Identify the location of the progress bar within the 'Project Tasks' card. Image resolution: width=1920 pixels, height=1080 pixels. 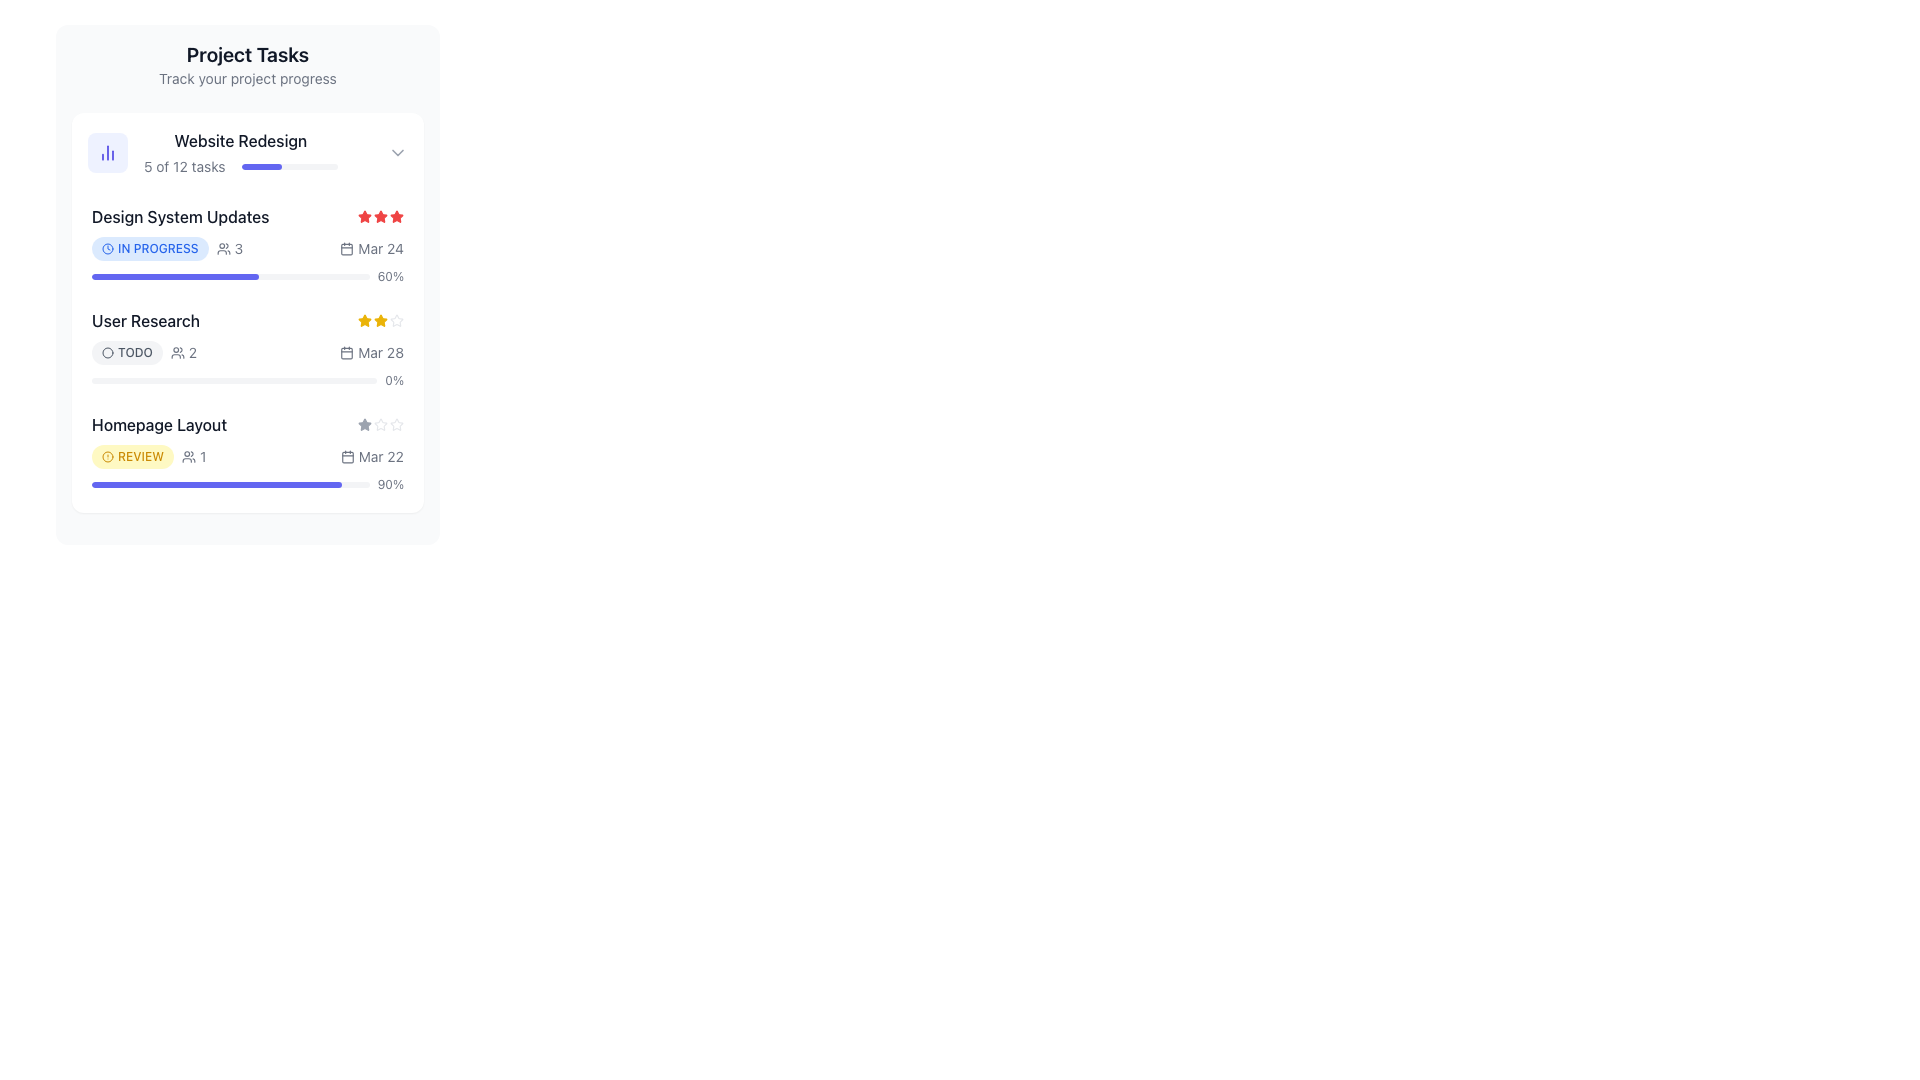
(247, 285).